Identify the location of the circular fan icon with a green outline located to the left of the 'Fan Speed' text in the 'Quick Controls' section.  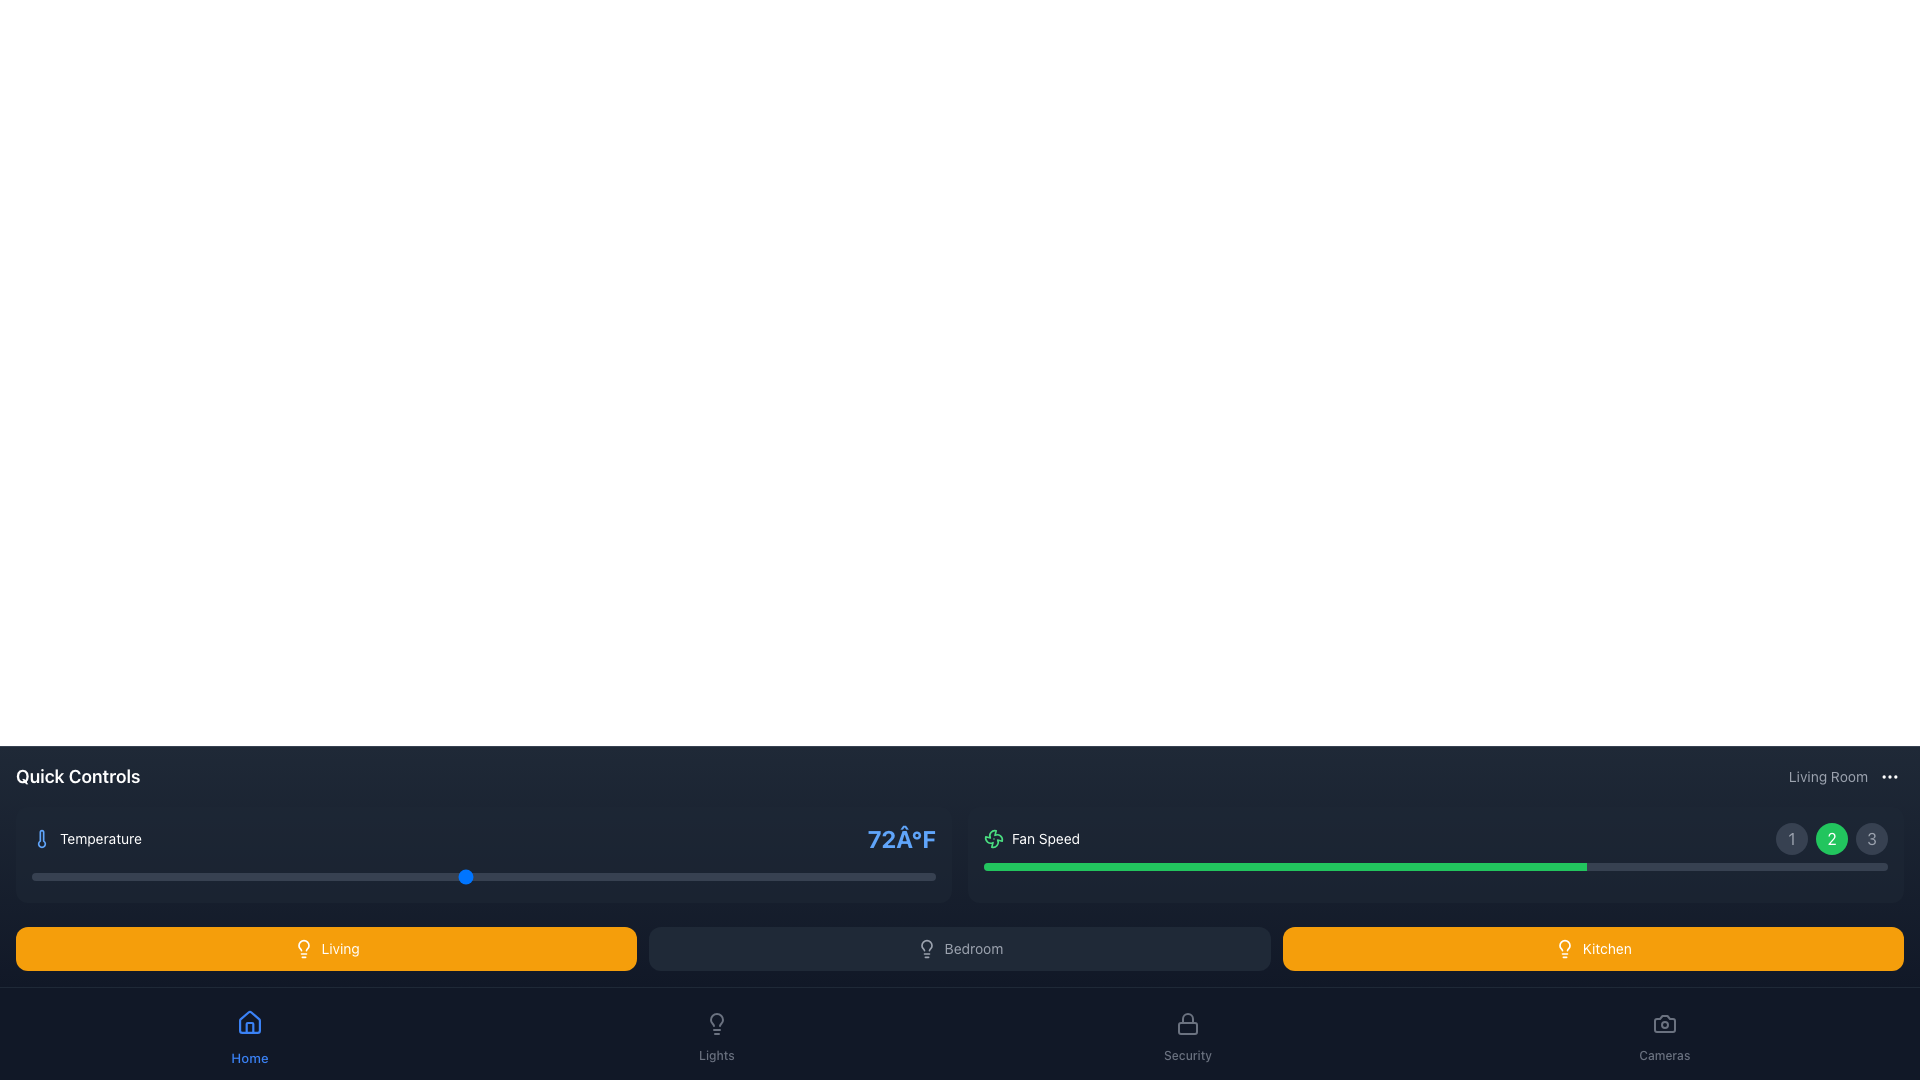
(993, 839).